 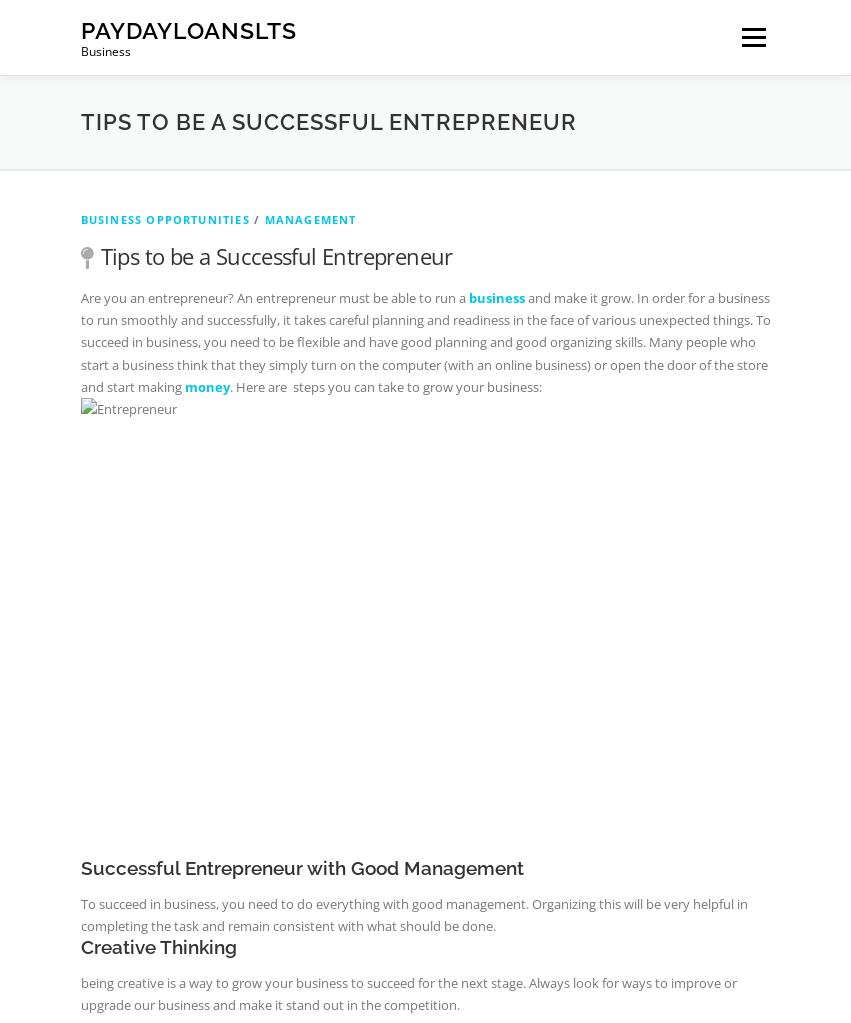 What do you see at coordinates (274, 295) in the screenshot?
I see `'Are you an entrepreneur? An entrepreneur must be able to run a'` at bounding box center [274, 295].